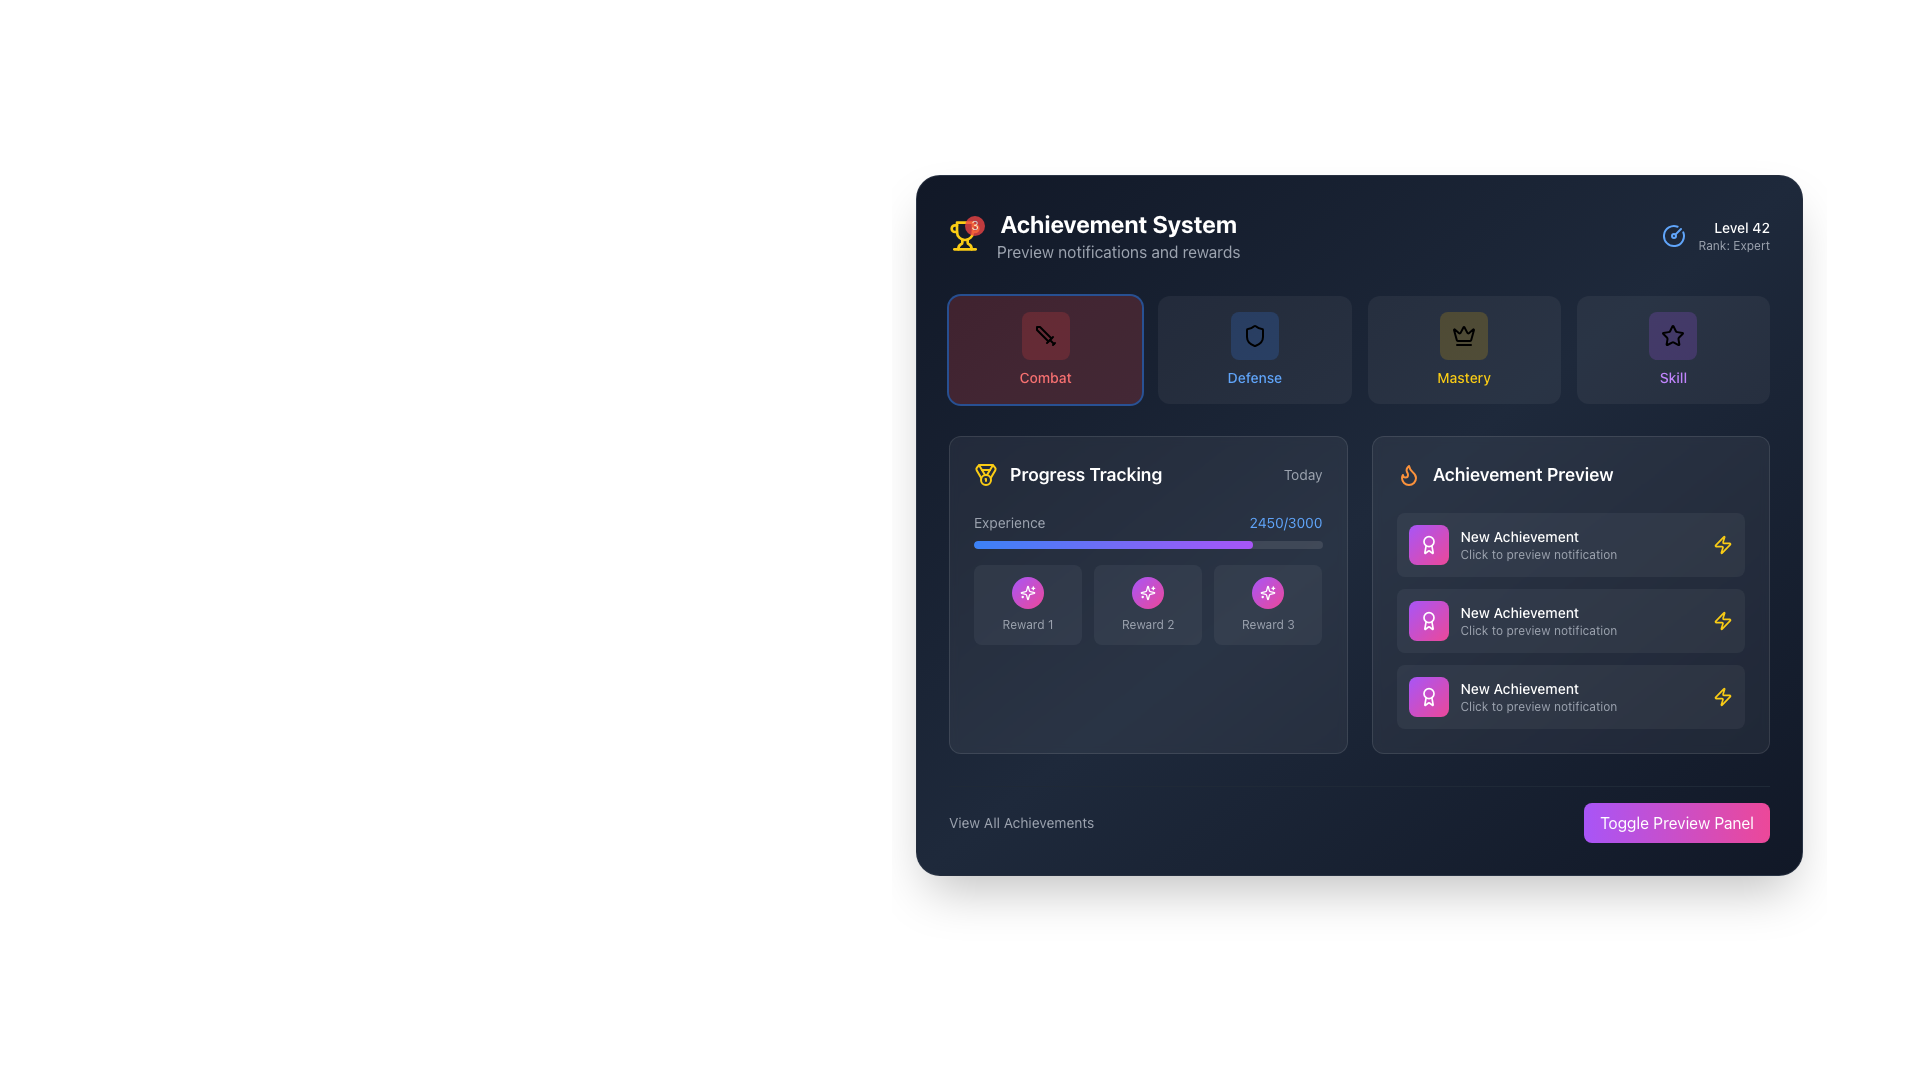 The width and height of the screenshot is (1920, 1080). Describe the element at coordinates (1169, 544) in the screenshot. I see `the progress` at that location.